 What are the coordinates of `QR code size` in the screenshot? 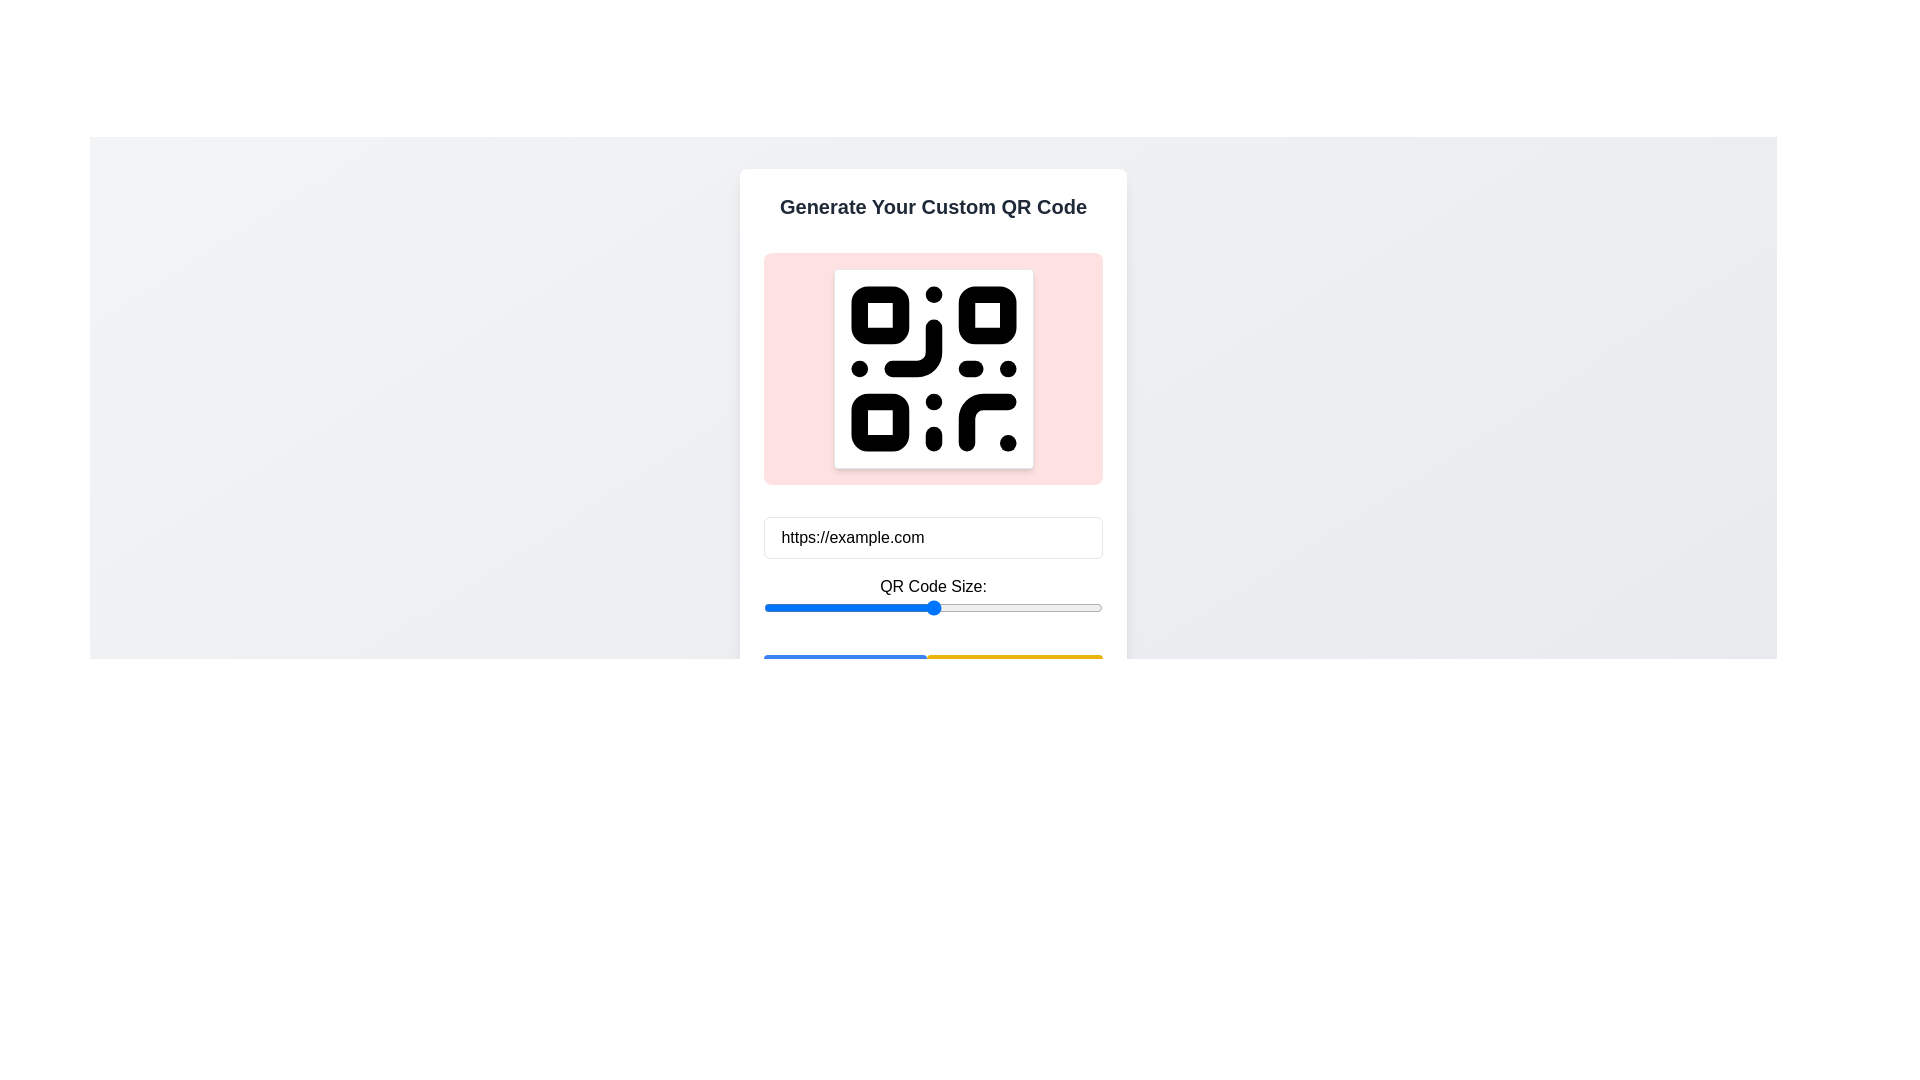 It's located at (888, 607).